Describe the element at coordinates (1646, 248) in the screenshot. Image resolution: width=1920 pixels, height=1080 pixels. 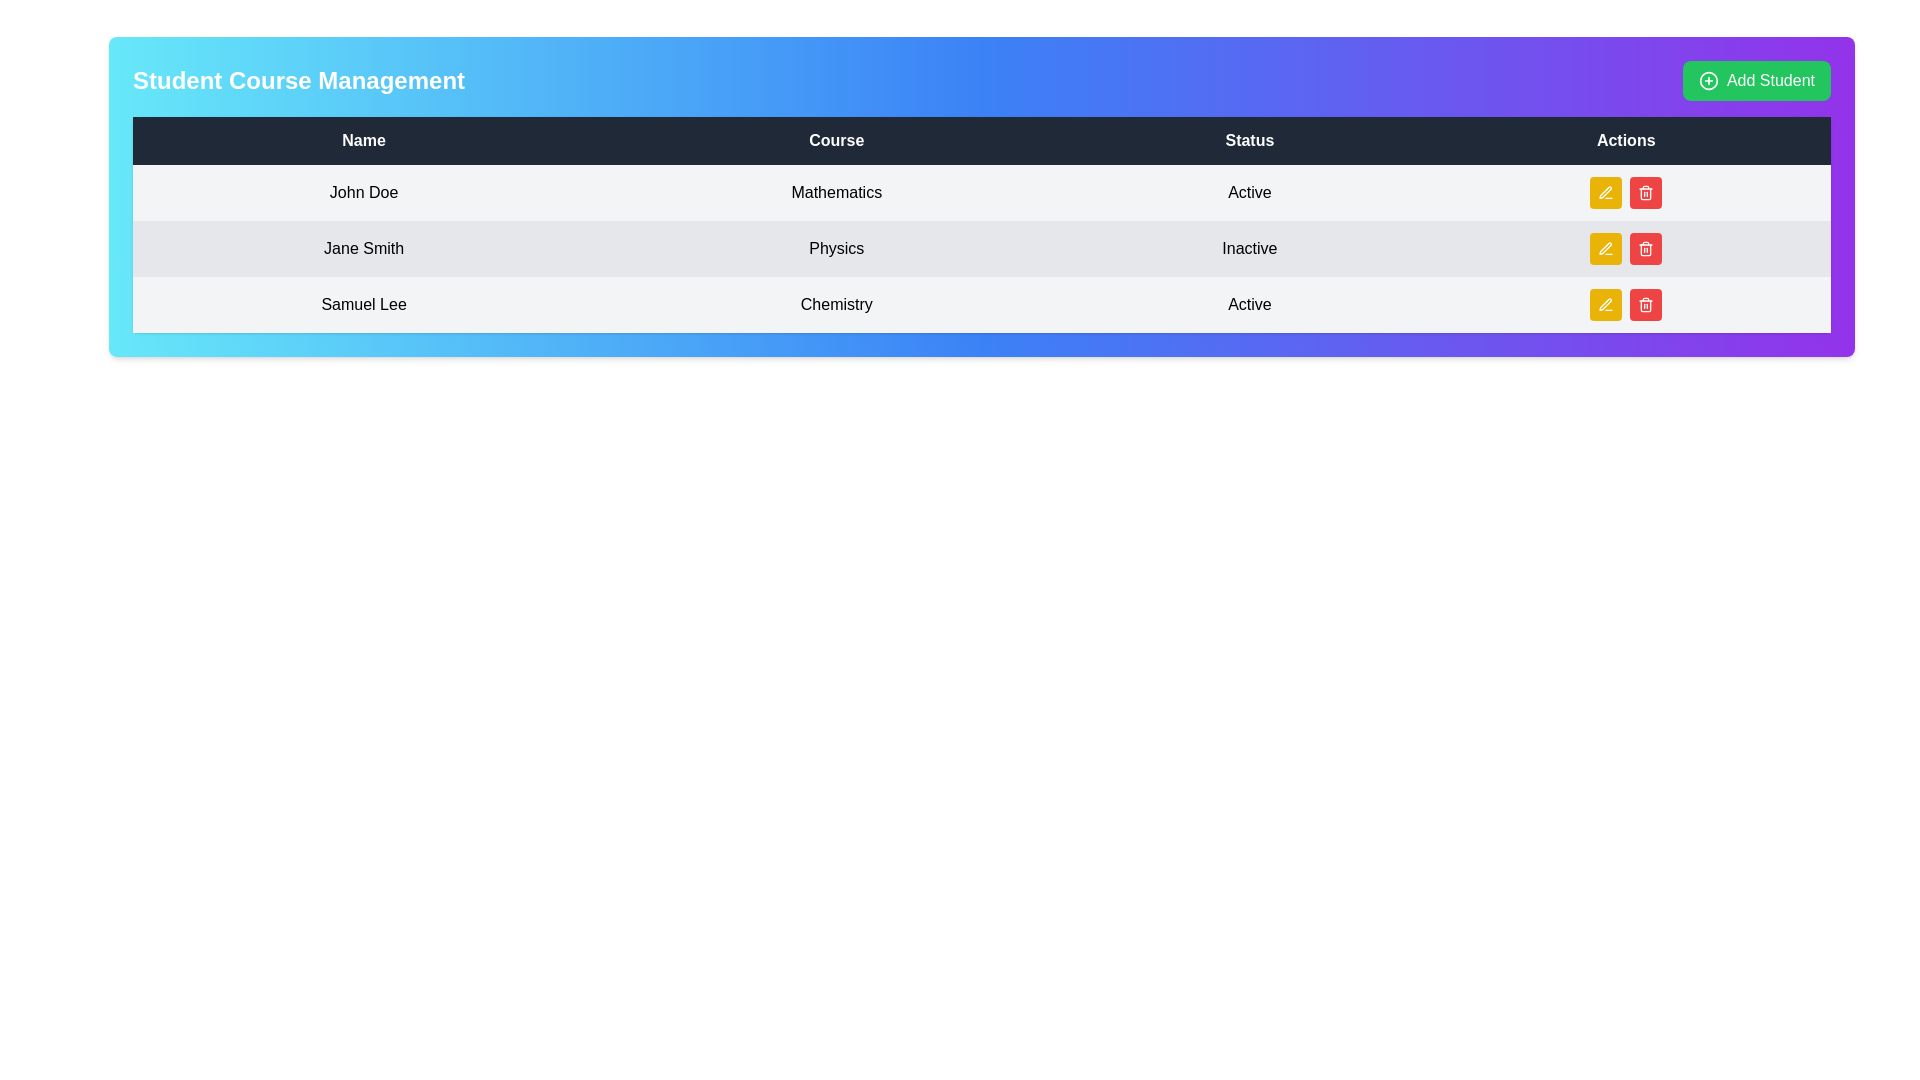
I see `the delete button, which is styled with a red background, white text, and a trash icon, located in the last column of the actions section in the second row of the table` at that location.